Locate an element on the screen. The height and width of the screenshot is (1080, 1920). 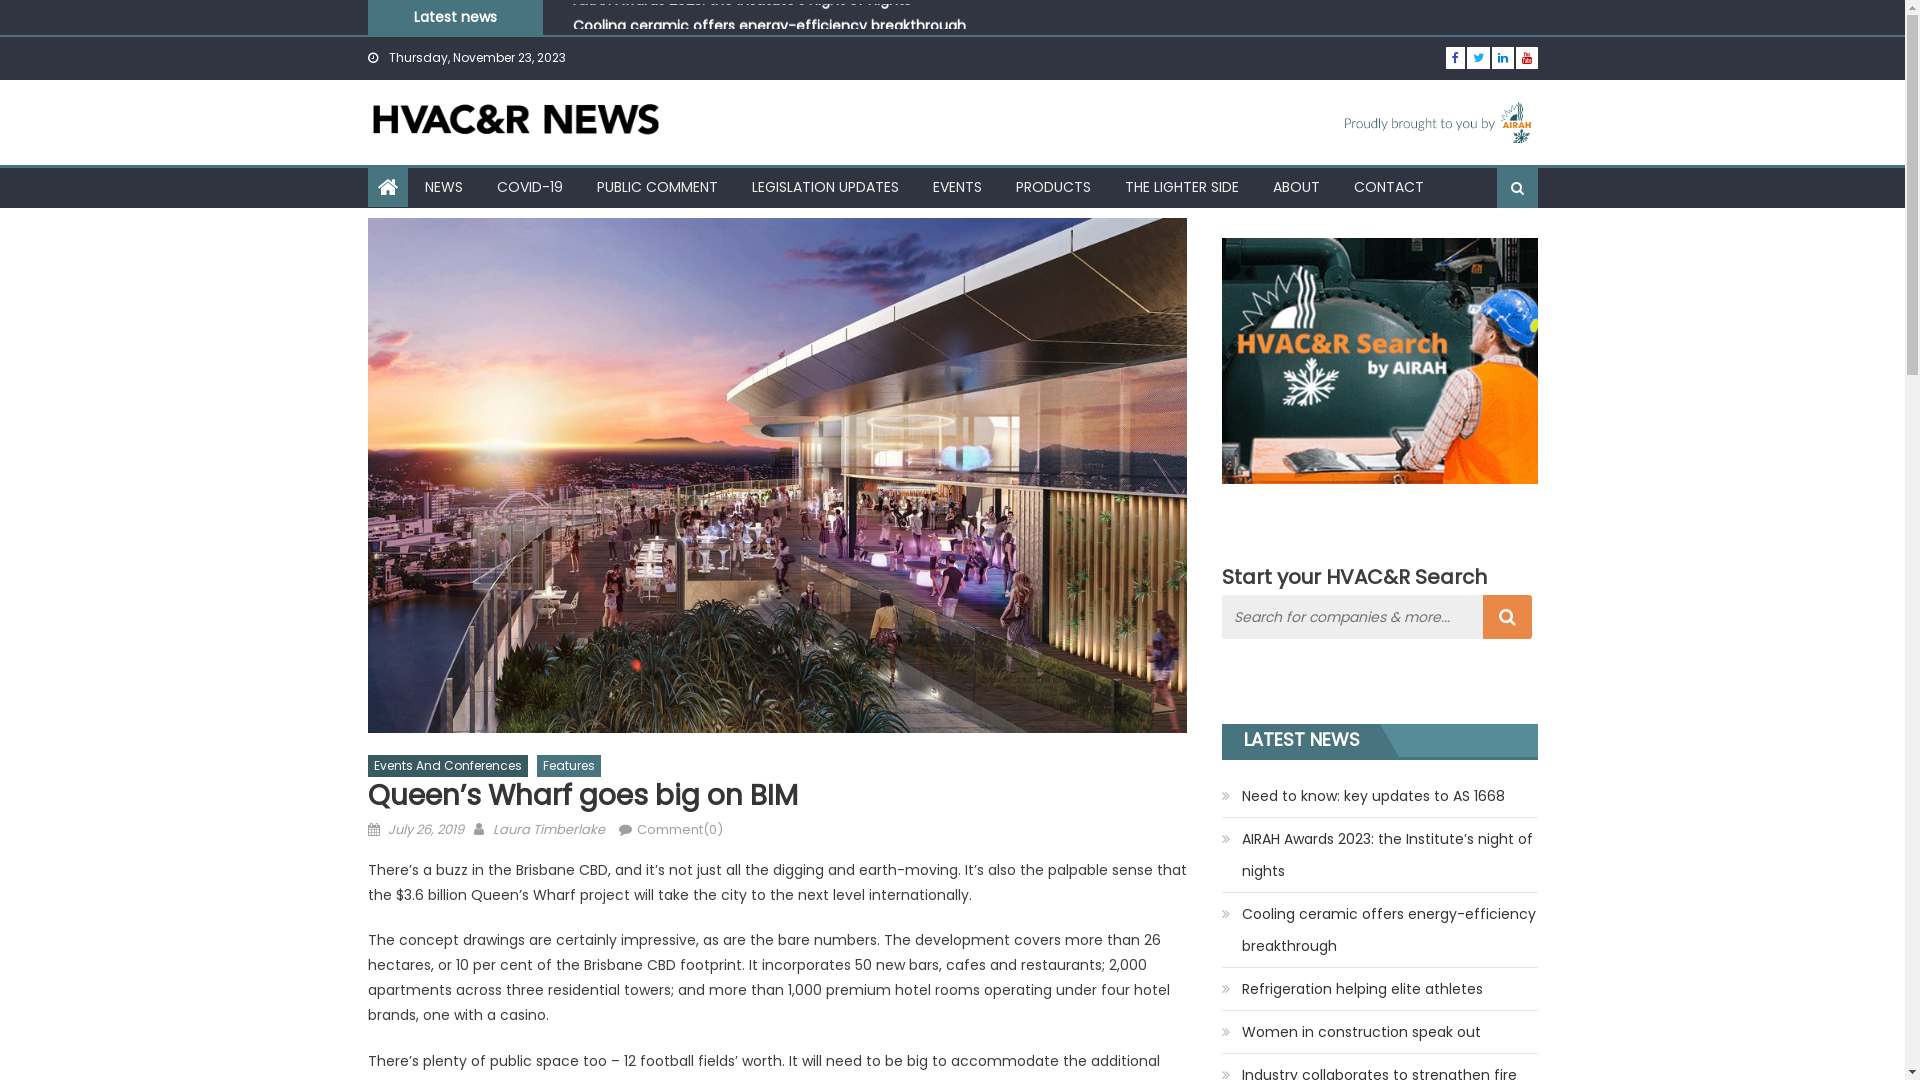
'COVID-19' is located at coordinates (481, 186).